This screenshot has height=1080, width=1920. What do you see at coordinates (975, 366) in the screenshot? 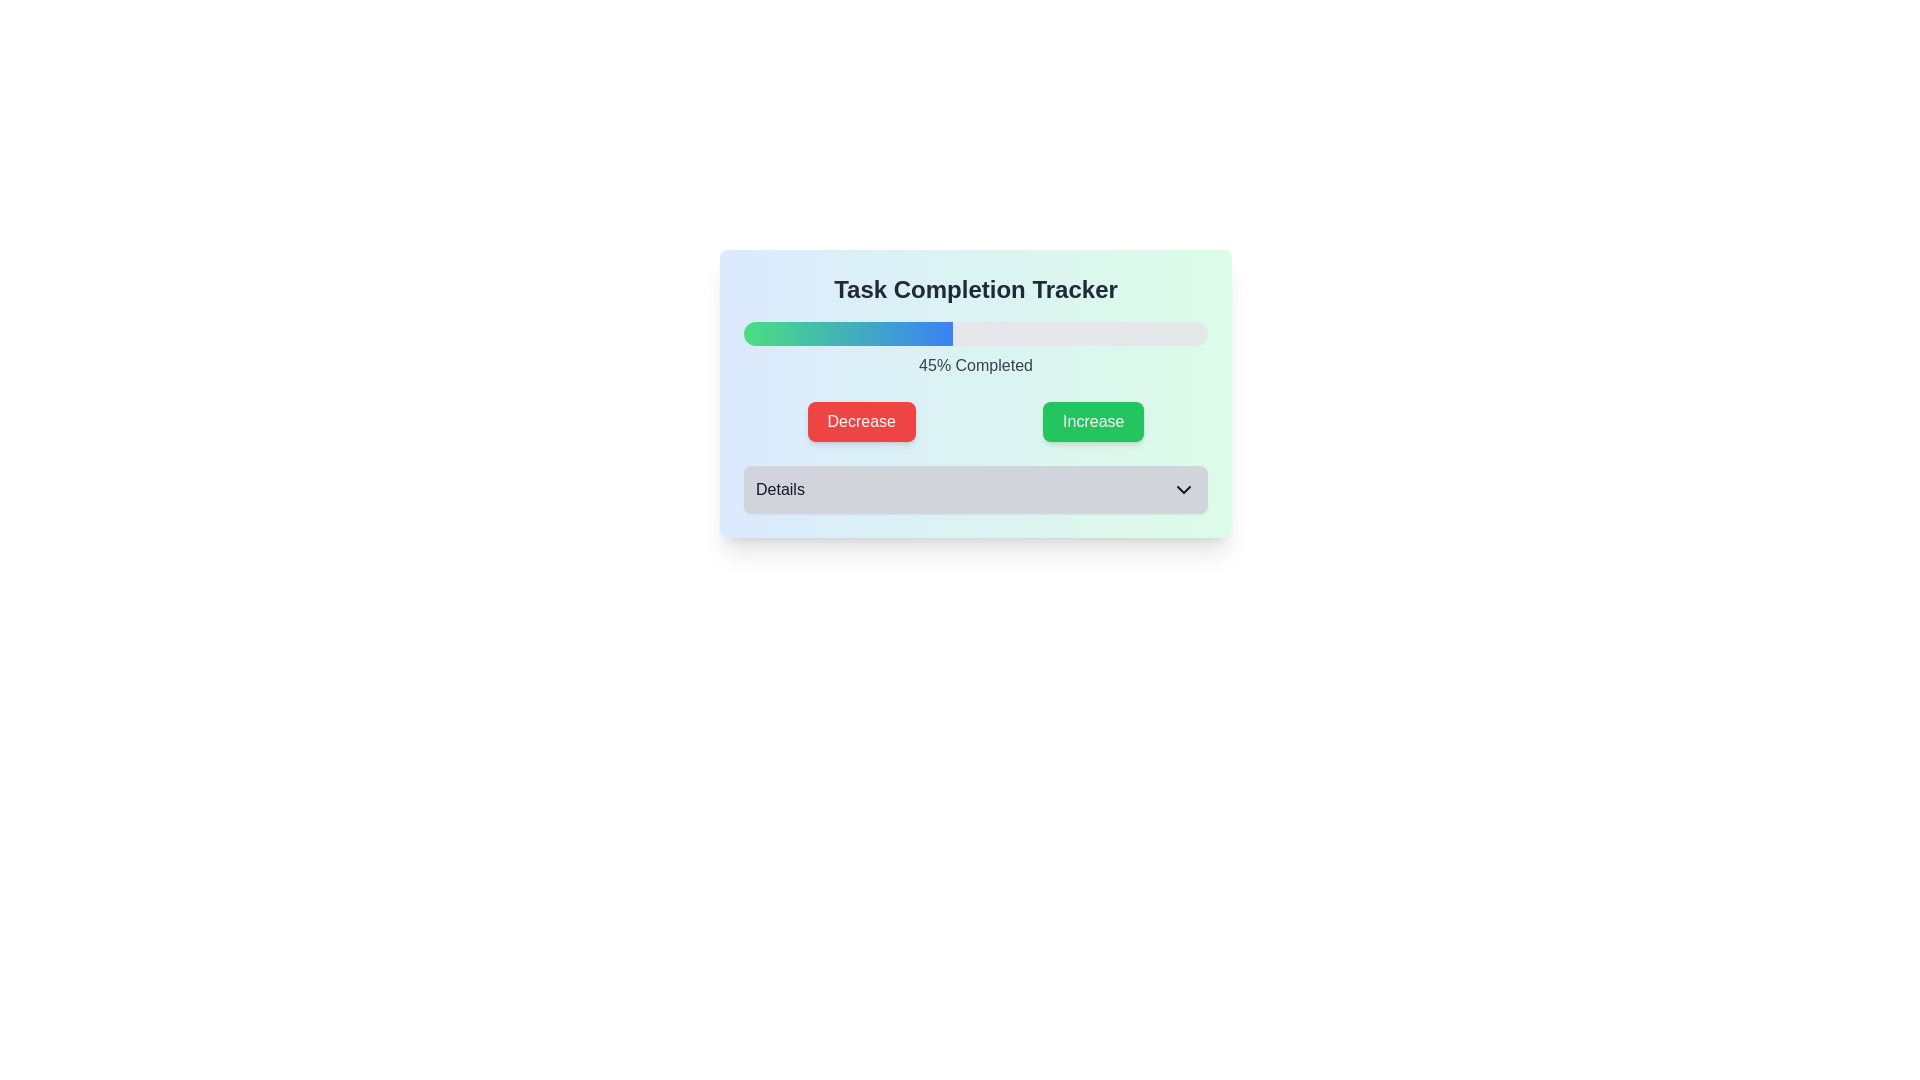
I see `the text label displaying '45% Completed', which is styled with a medium grey font and positioned below the progress bar and above the 'Decrease' and 'Increase' buttons` at bounding box center [975, 366].